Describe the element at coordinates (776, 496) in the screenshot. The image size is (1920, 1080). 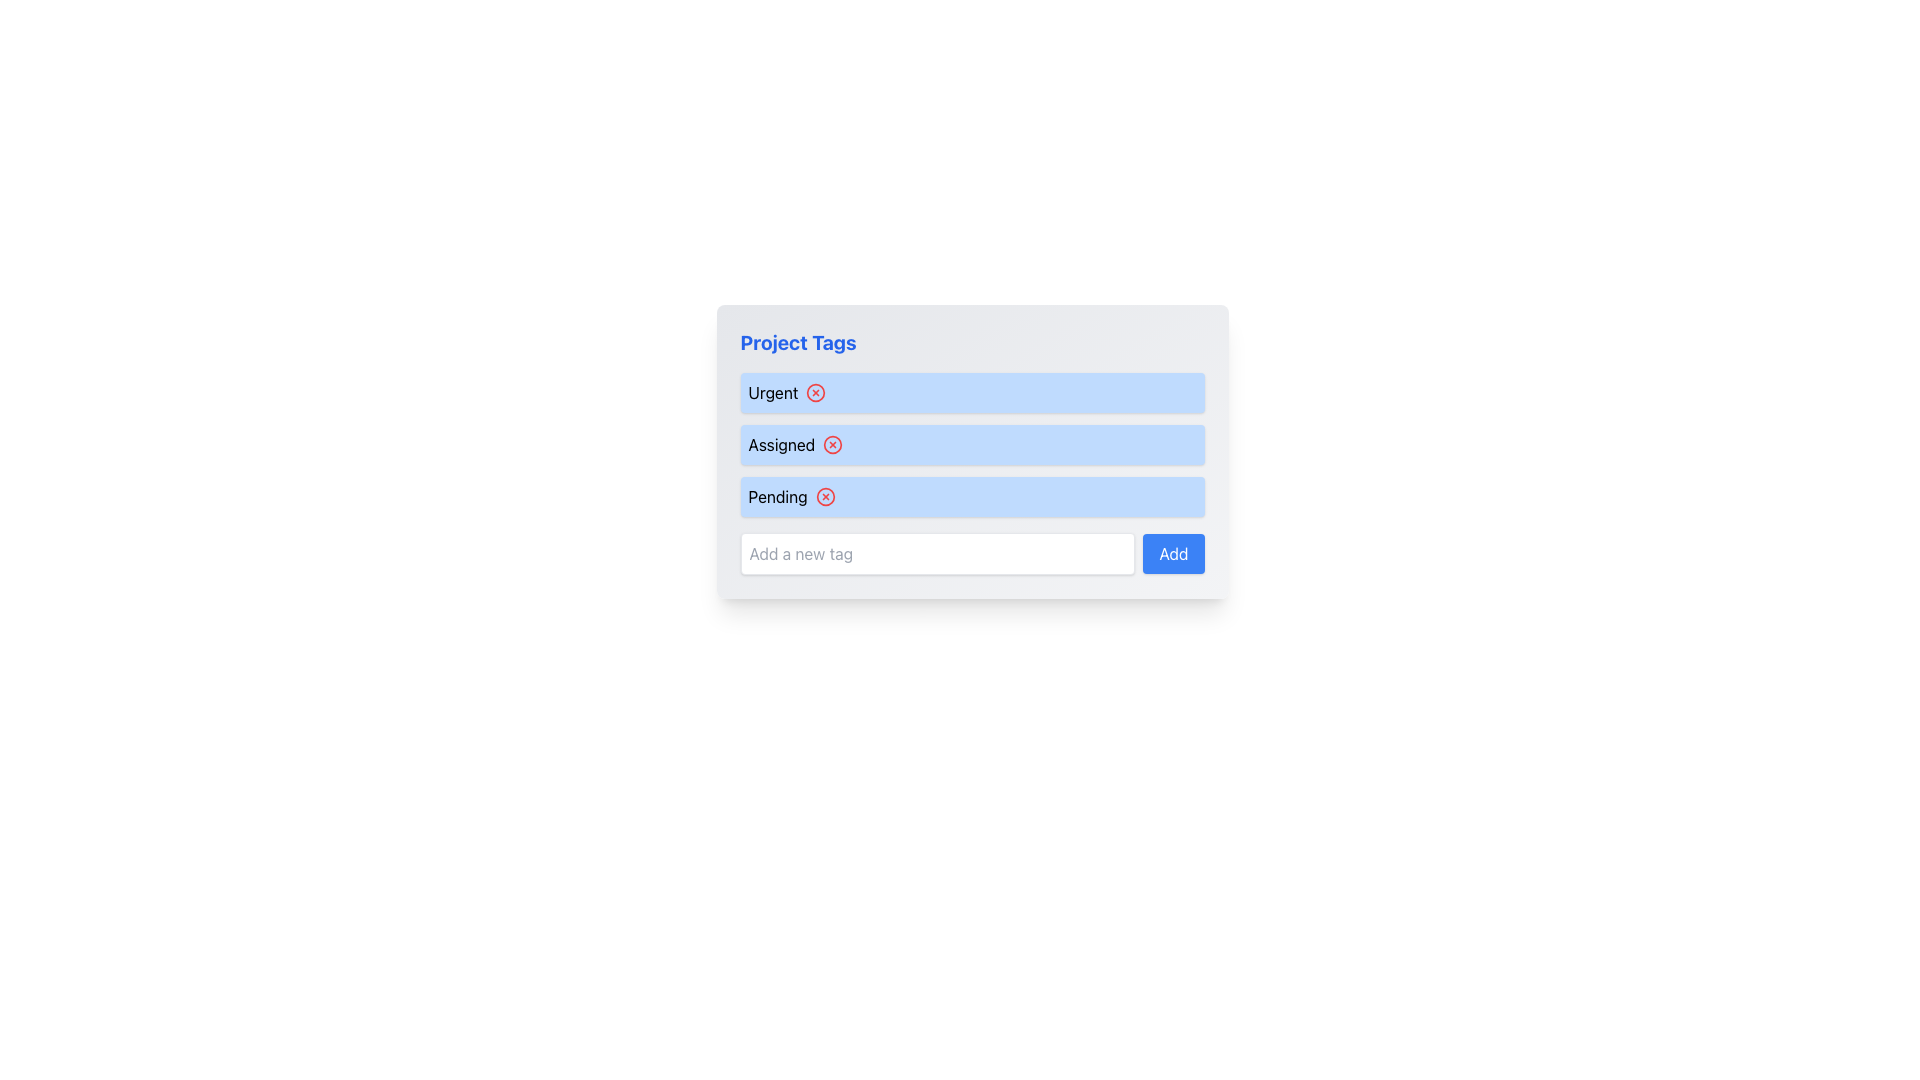
I see `the 'Pending' status label located in the 'Project Tags' section, which is the third tag in a vertical list` at that location.